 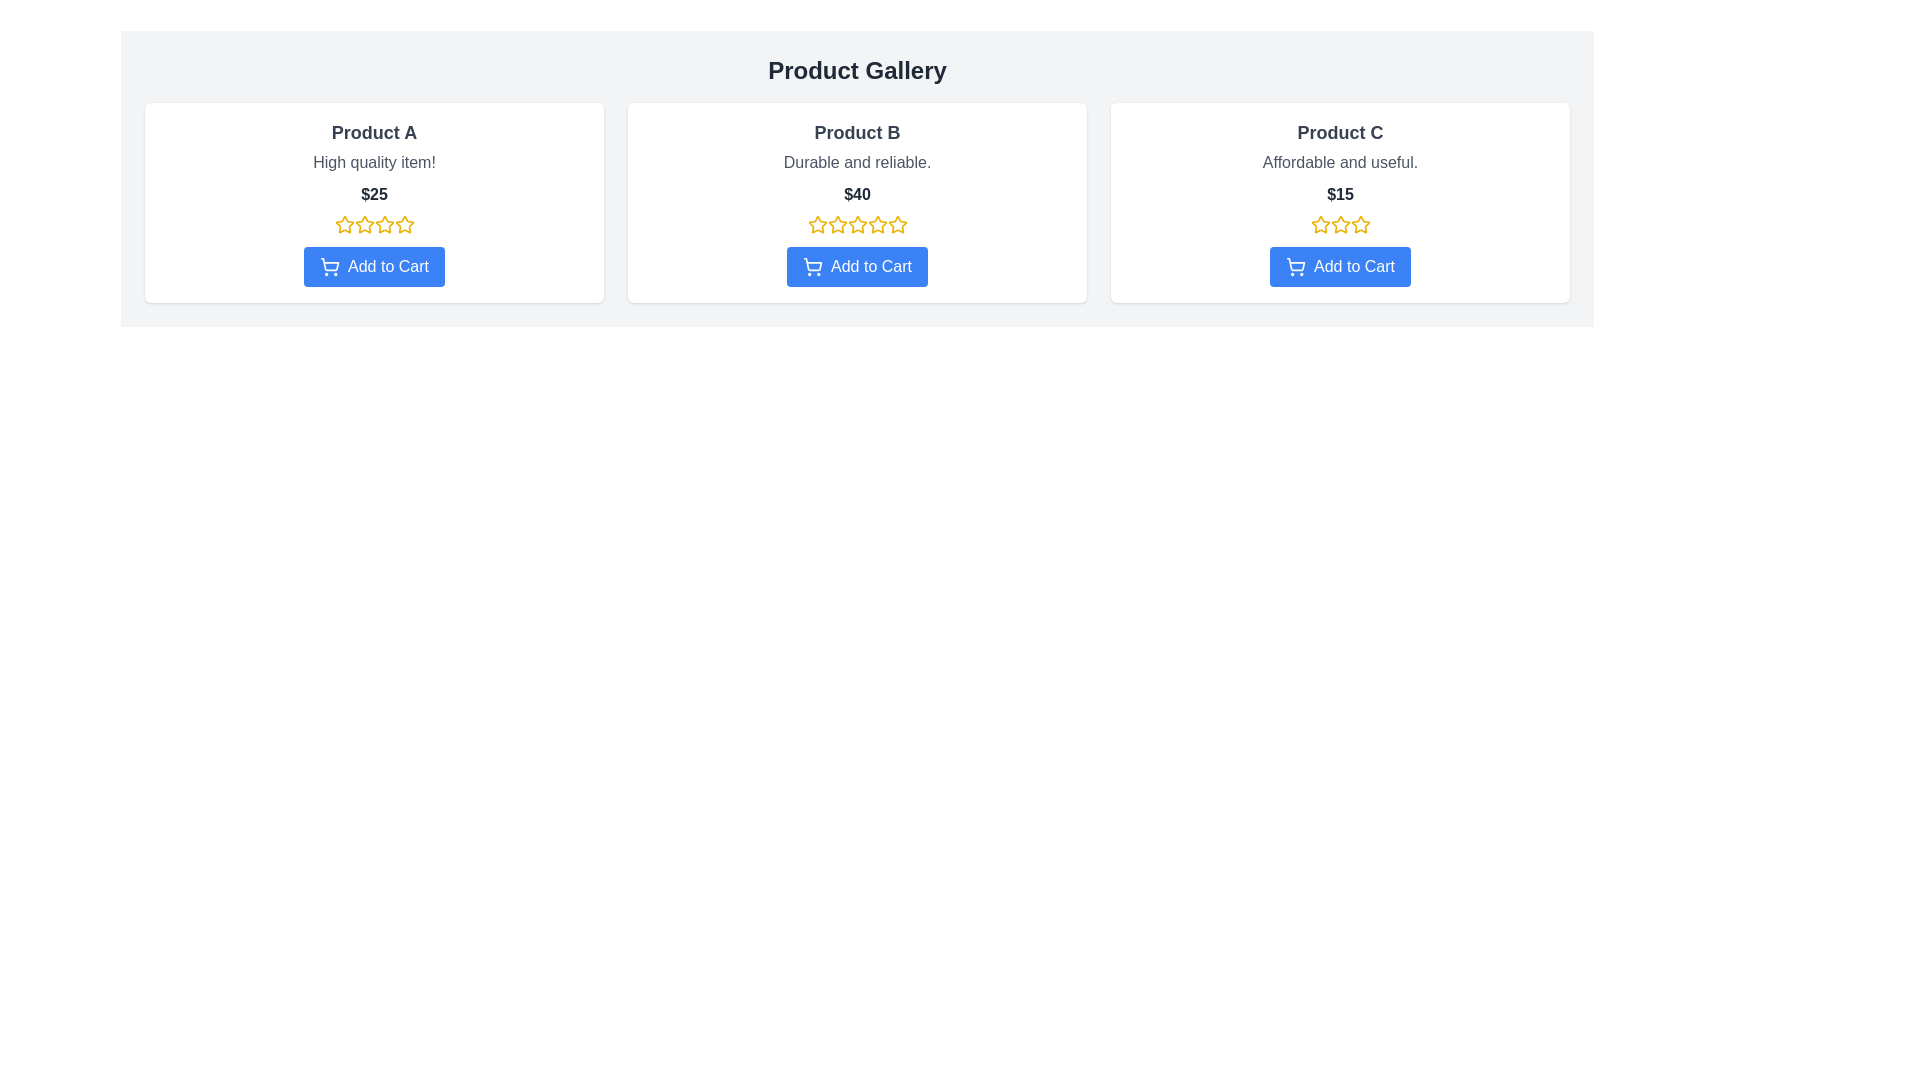 I want to click on the text label that reads 'Product B', which is a large, bold, dark gray heading located in the middle card of three horizontally aligned product cards, so click(x=857, y=132).